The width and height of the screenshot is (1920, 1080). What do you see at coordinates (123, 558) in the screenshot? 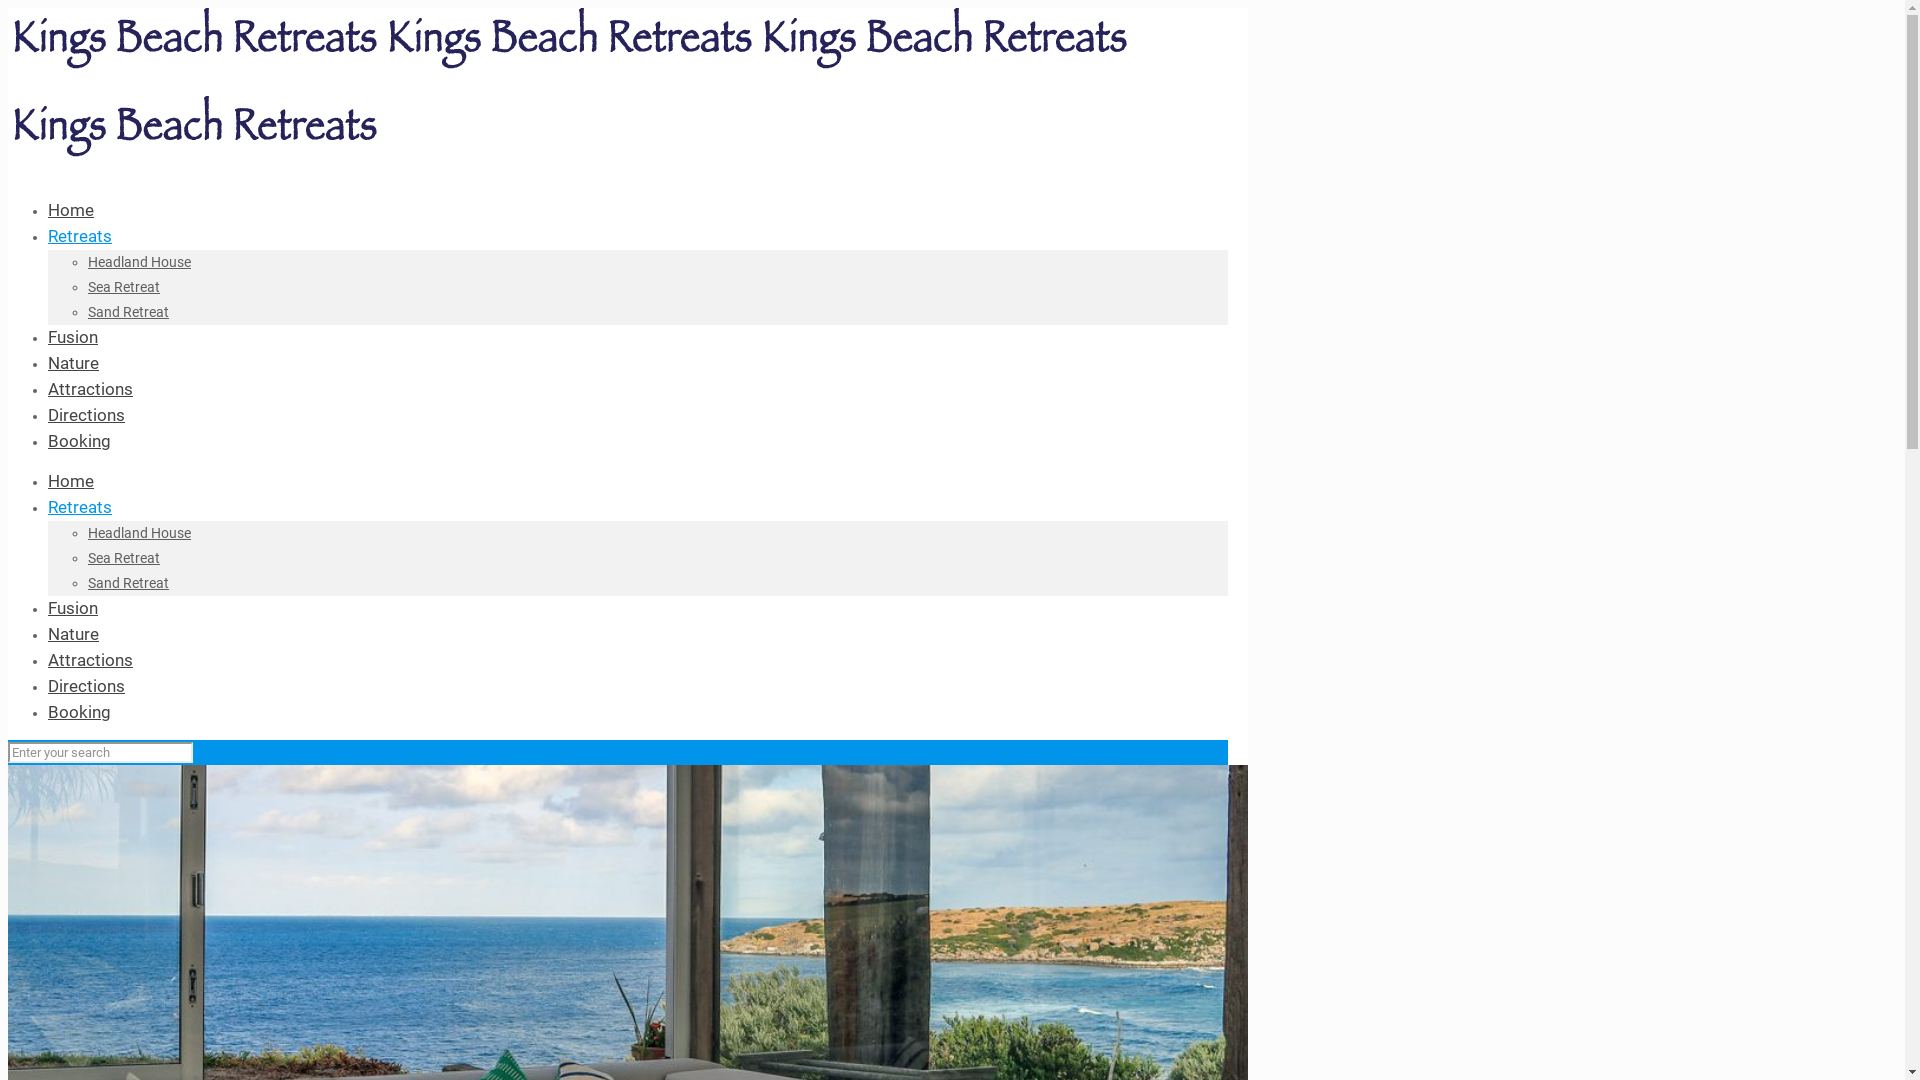
I see `'Sea Retreat'` at bounding box center [123, 558].